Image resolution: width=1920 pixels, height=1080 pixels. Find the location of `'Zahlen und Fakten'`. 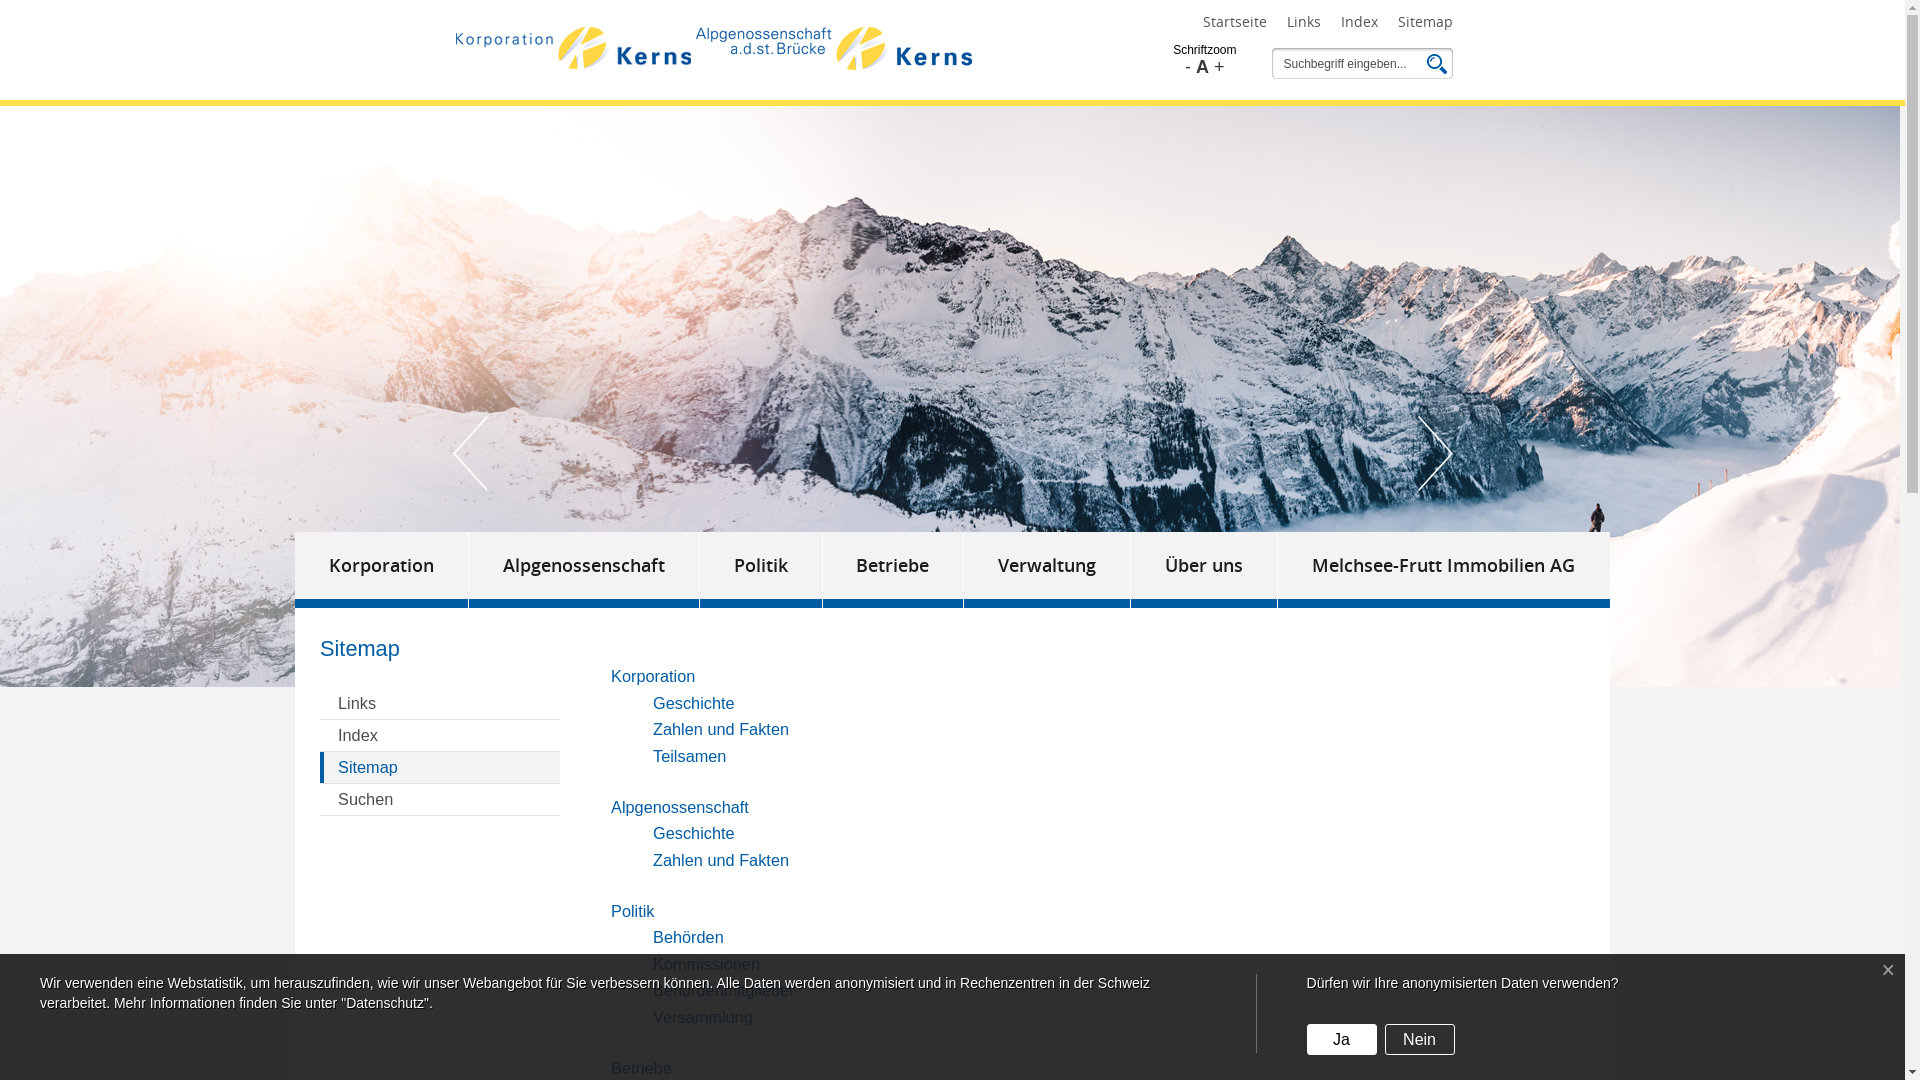

'Zahlen und Fakten' is located at coordinates (720, 729).